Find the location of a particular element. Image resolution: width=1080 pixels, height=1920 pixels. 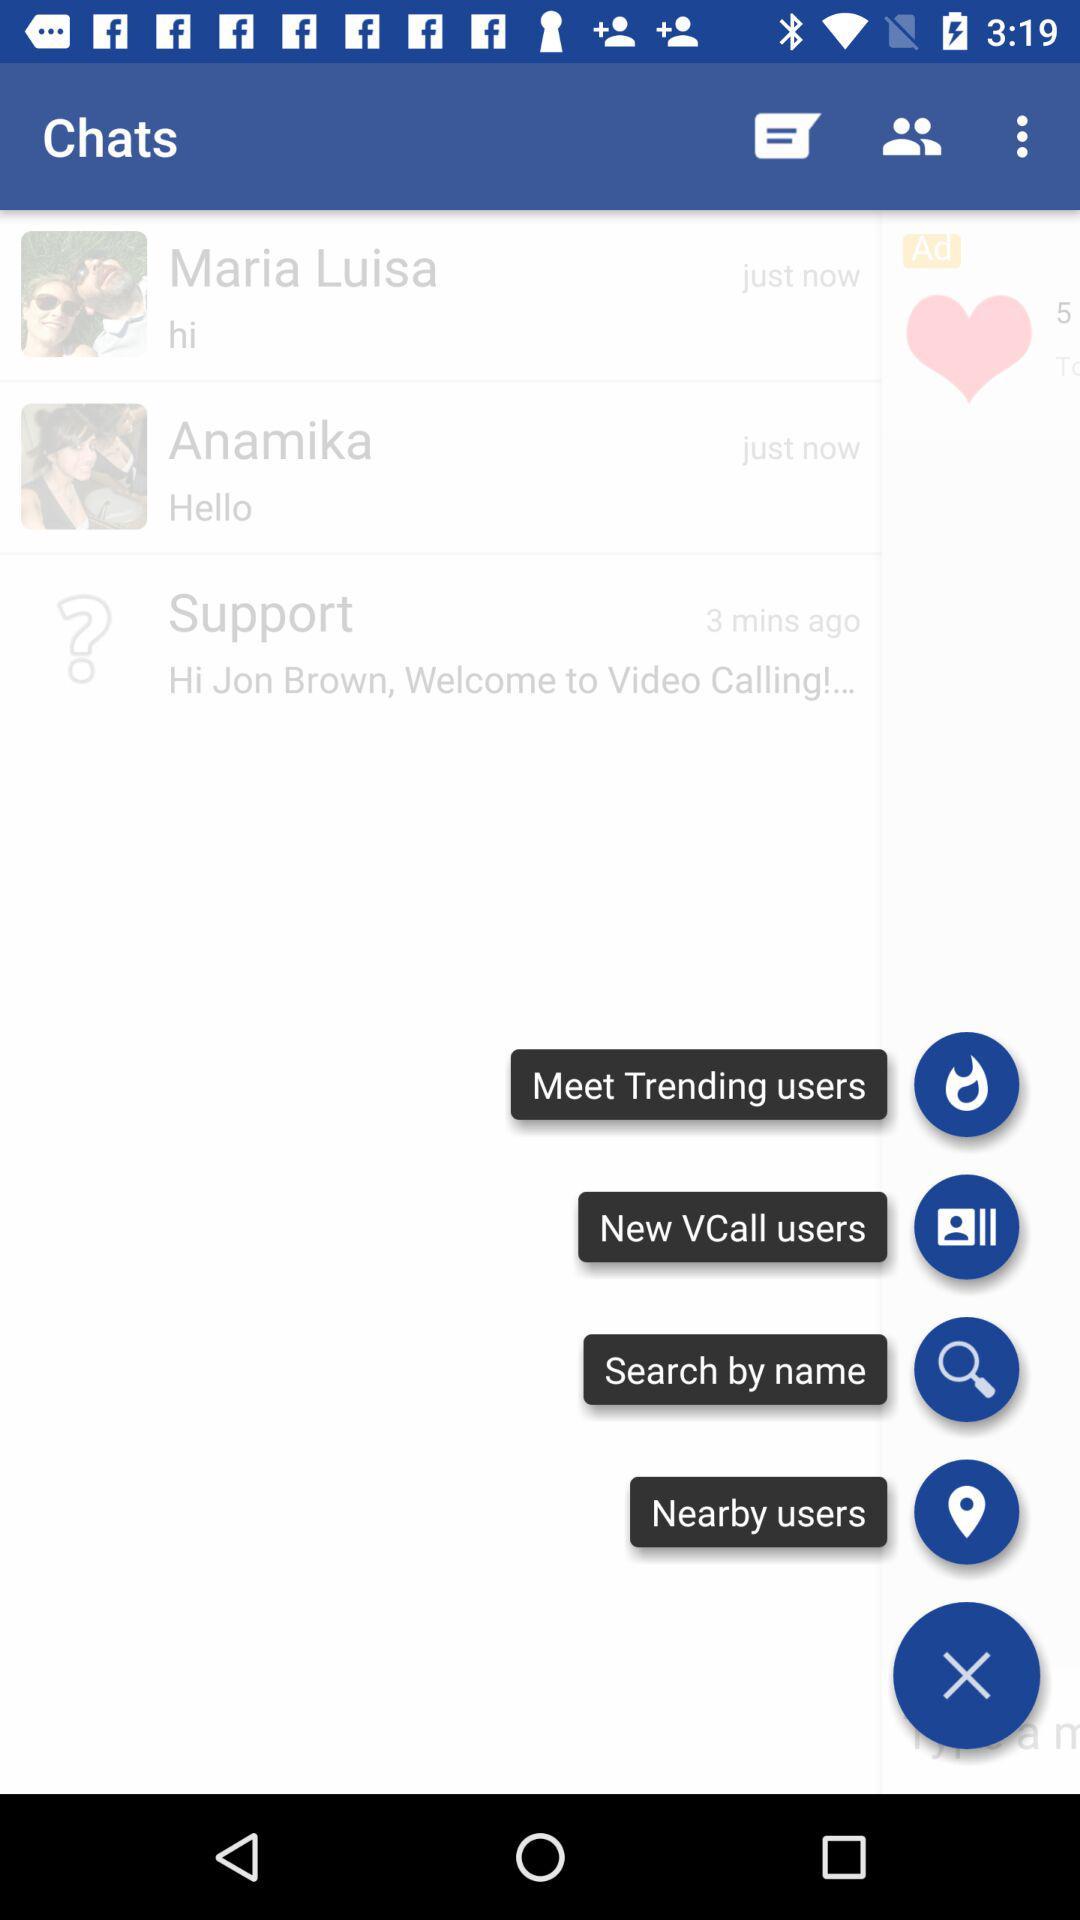

the close icon is located at coordinates (965, 1675).